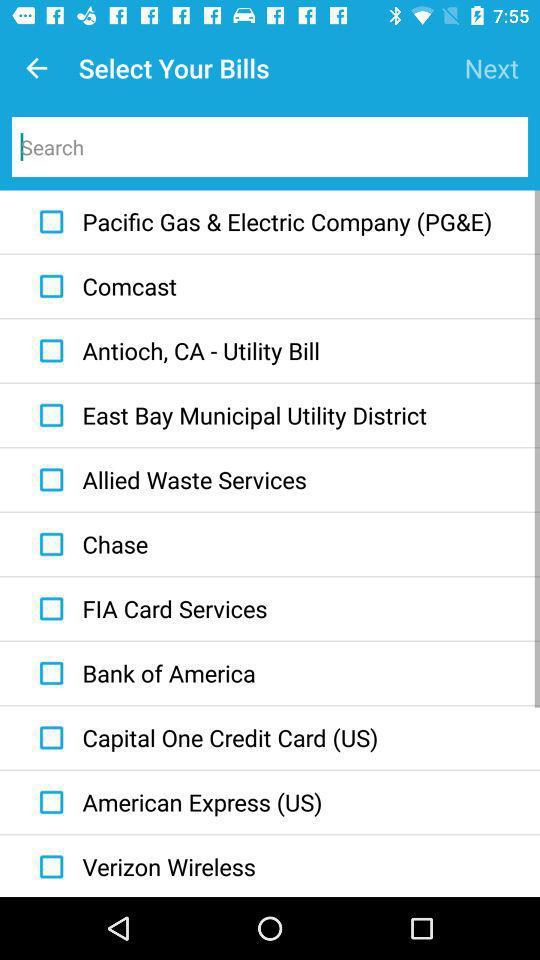  What do you see at coordinates (142, 673) in the screenshot?
I see `the bank of america item` at bounding box center [142, 673].